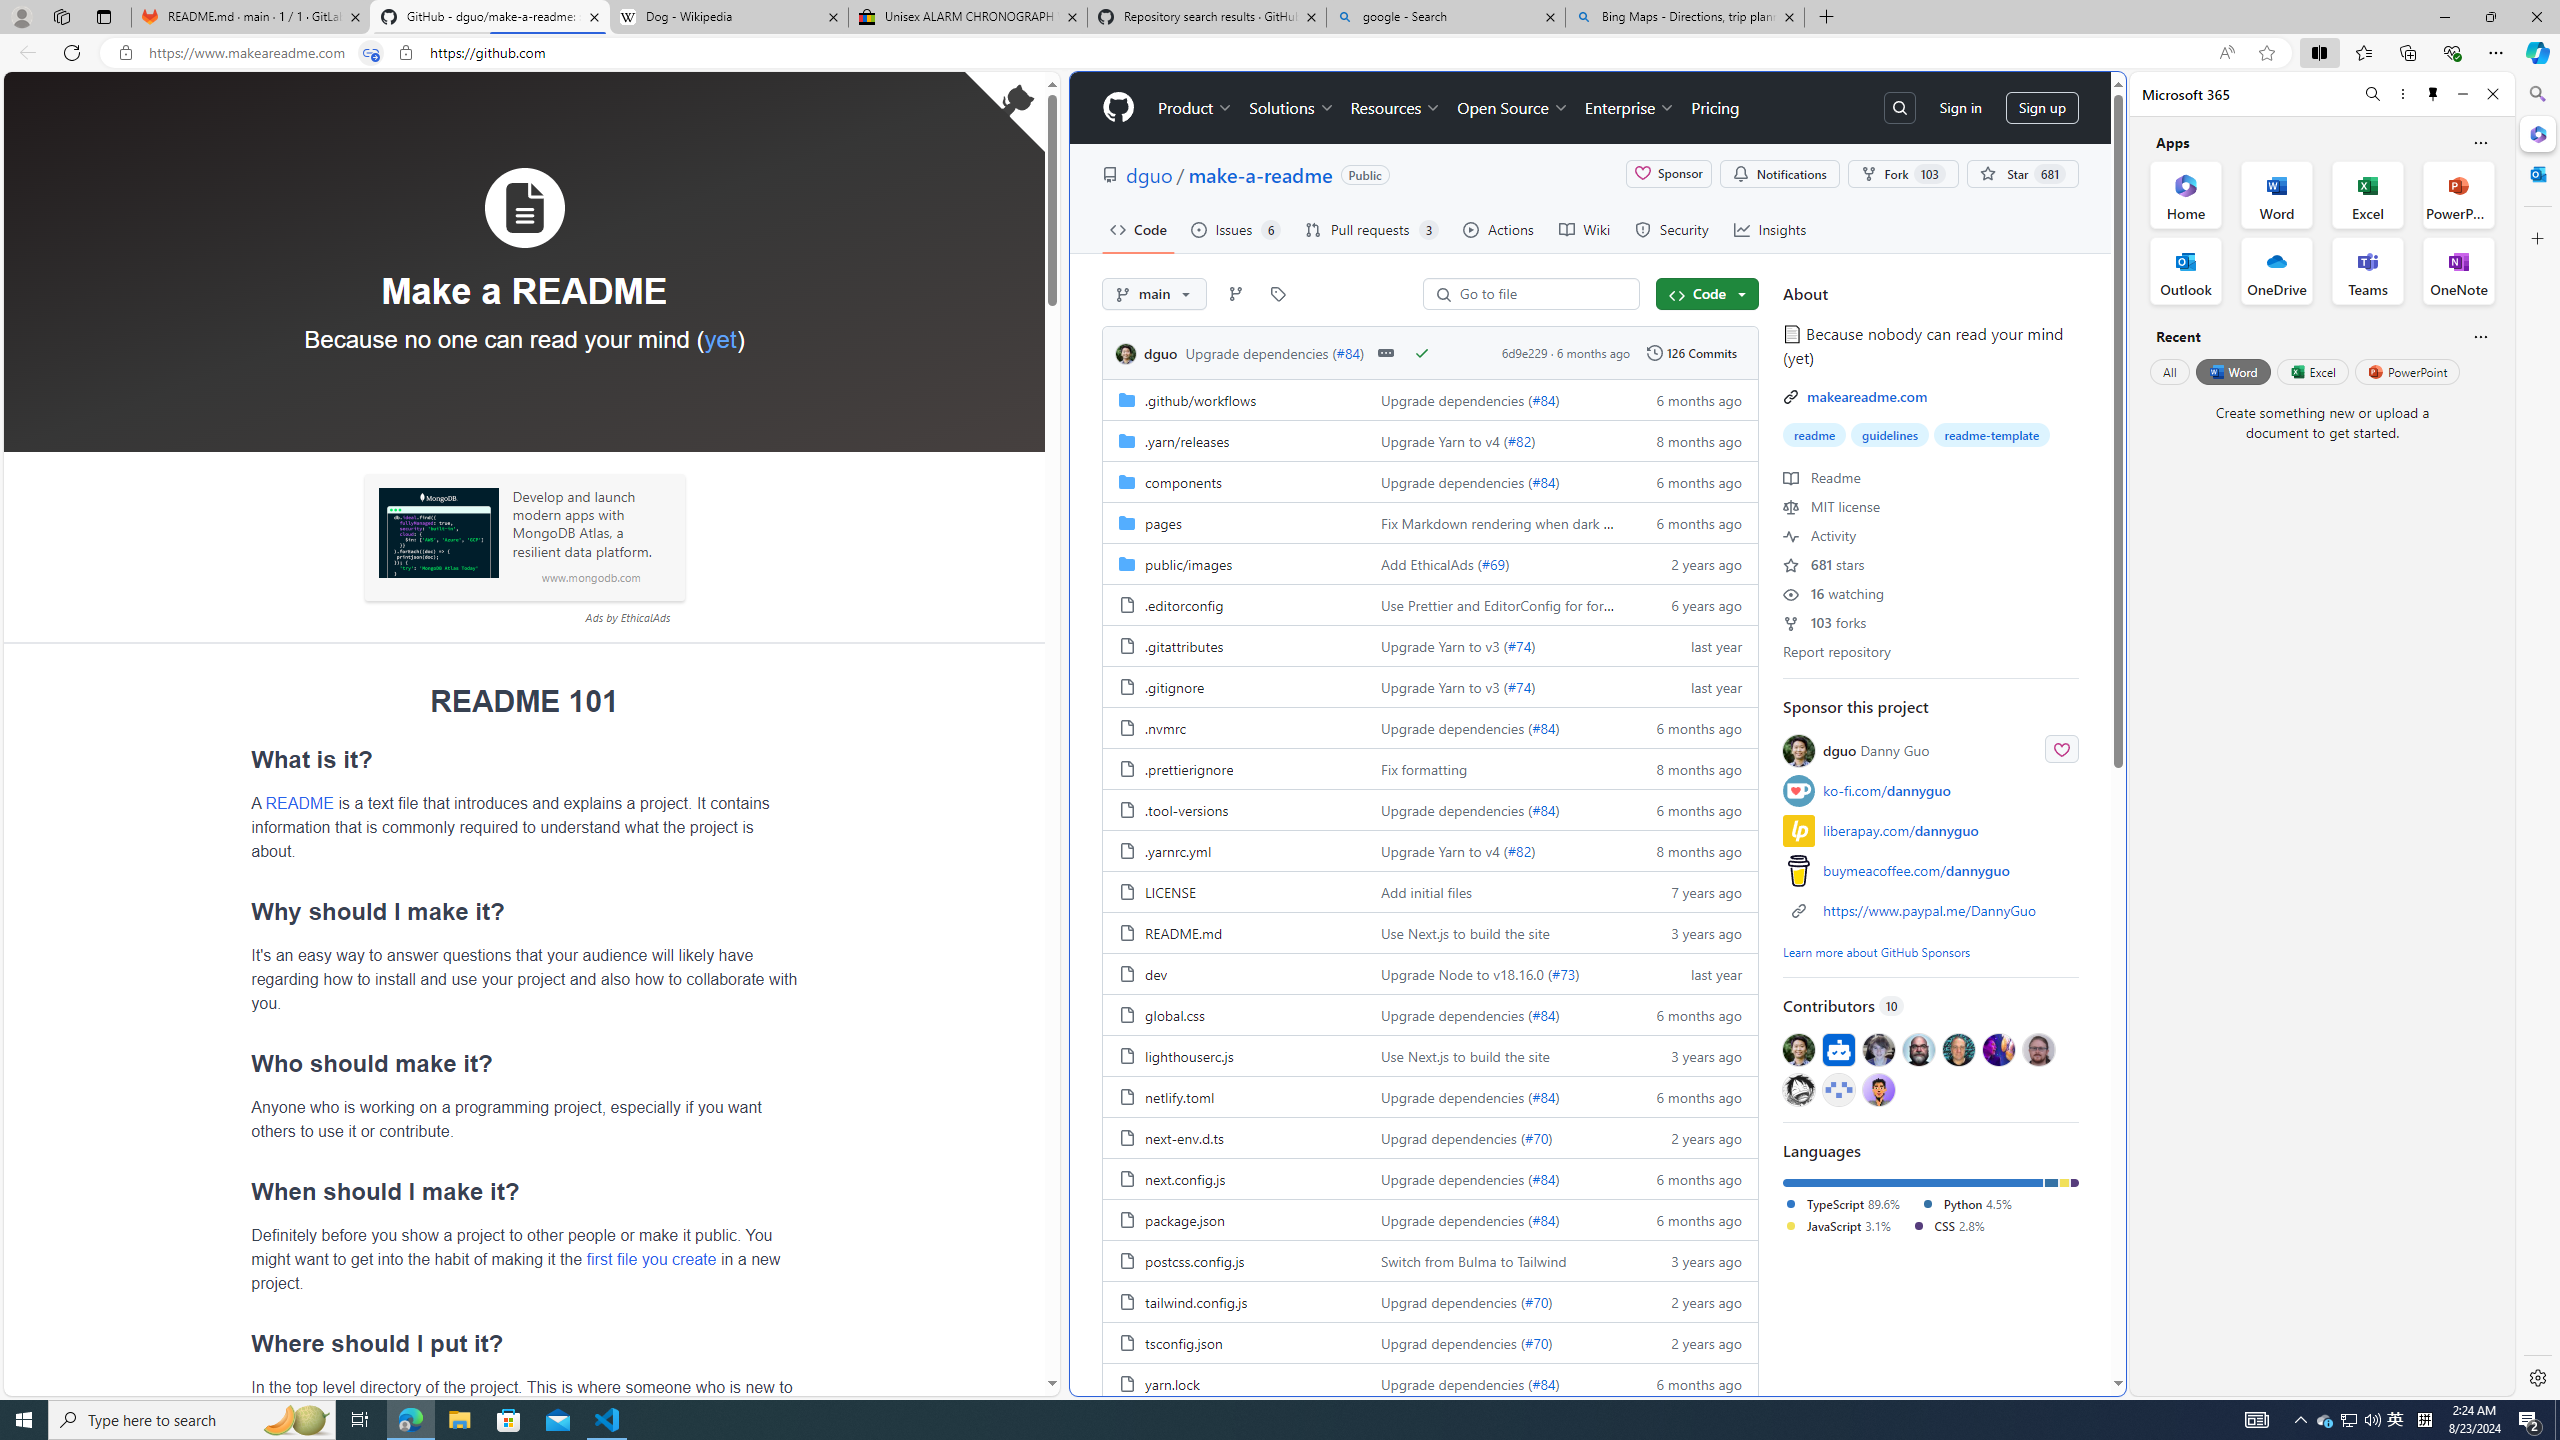  I want to click on 'AutomationID: folder-row-2', so click(1430, 480).